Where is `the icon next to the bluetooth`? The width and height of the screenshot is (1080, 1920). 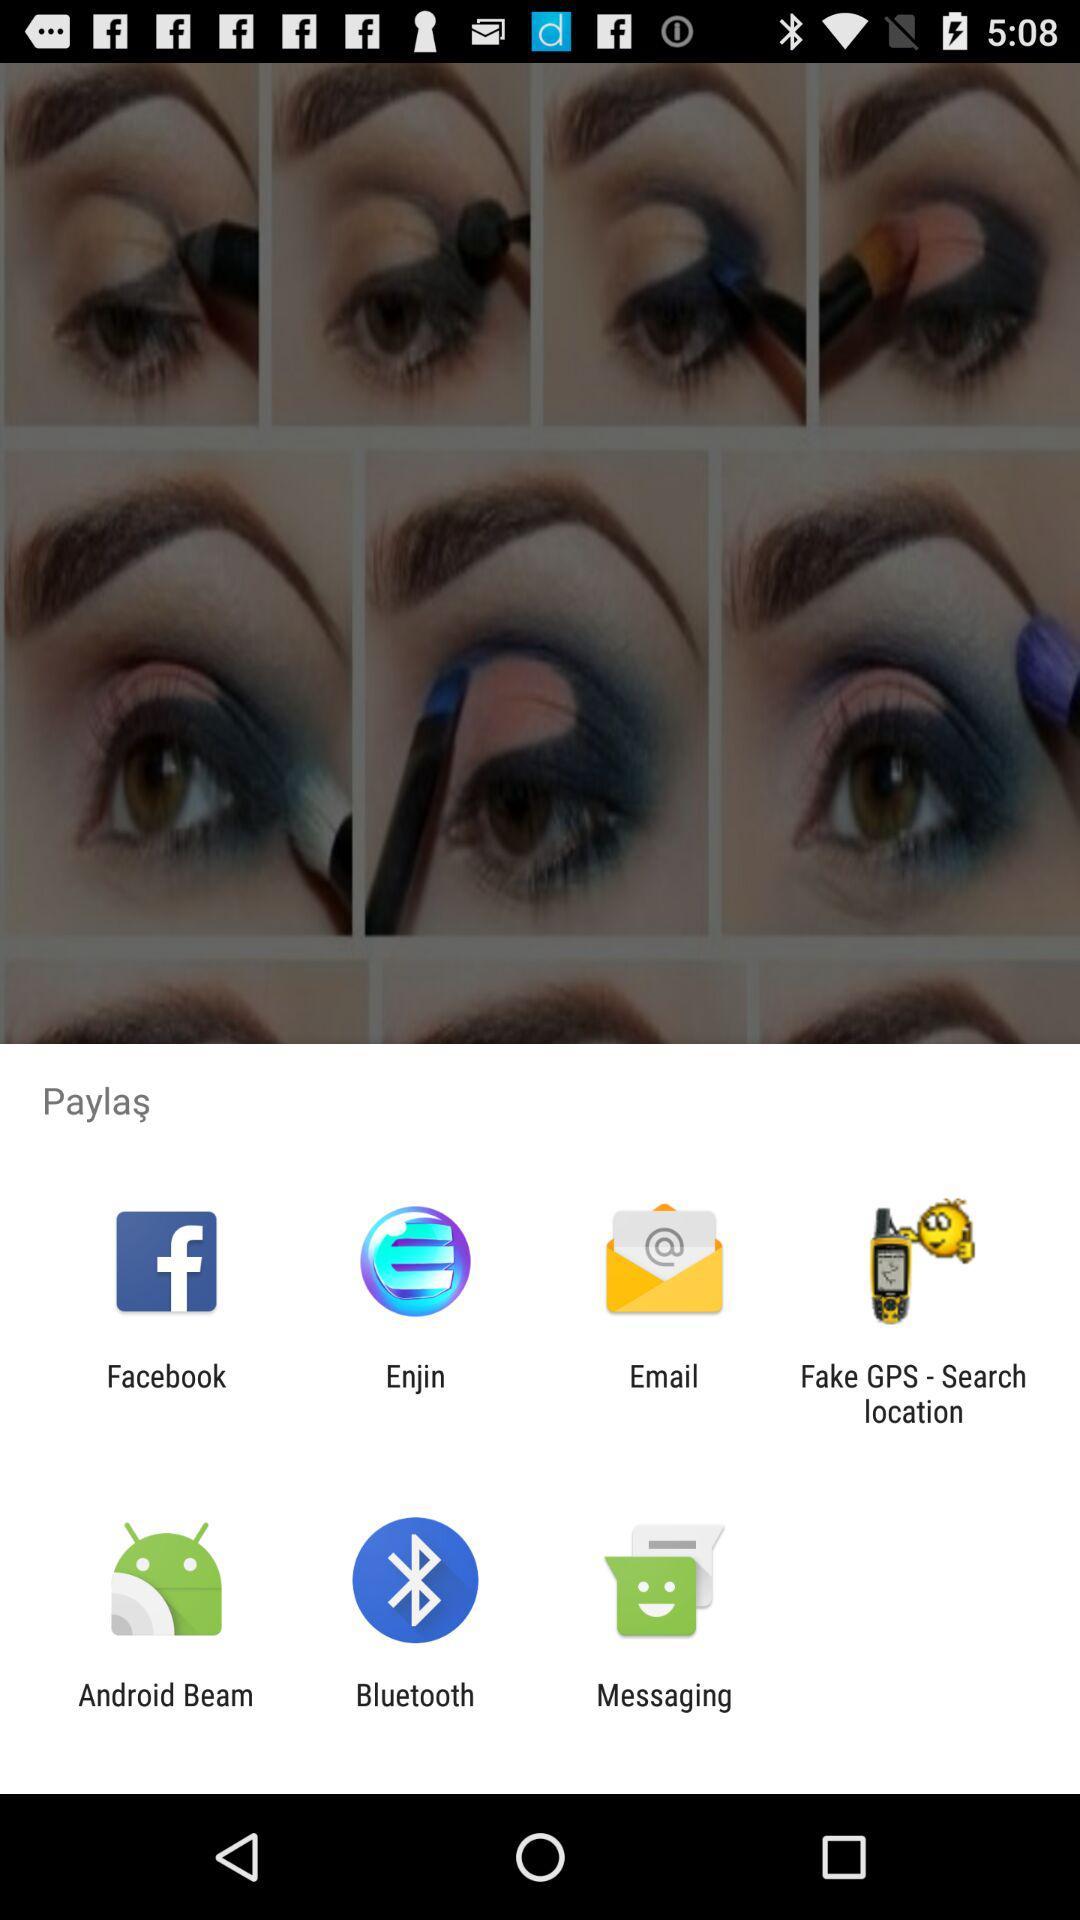 the icon next to the bluetooth is located at coordinates (664, 1711).